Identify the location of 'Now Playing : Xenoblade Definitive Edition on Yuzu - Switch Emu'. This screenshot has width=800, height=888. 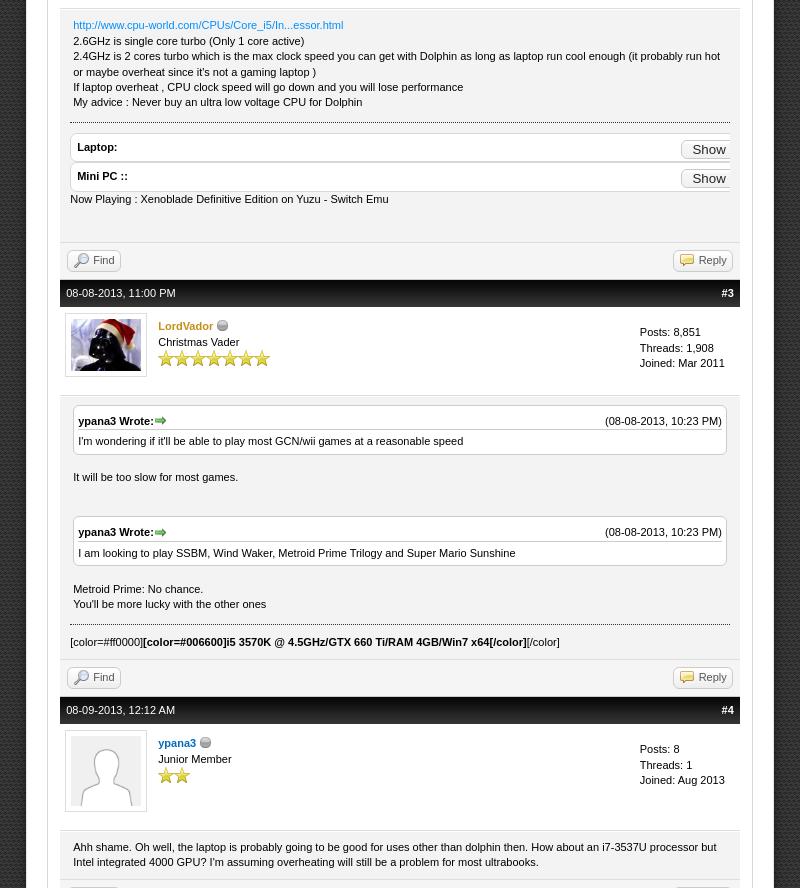
(230, 197).